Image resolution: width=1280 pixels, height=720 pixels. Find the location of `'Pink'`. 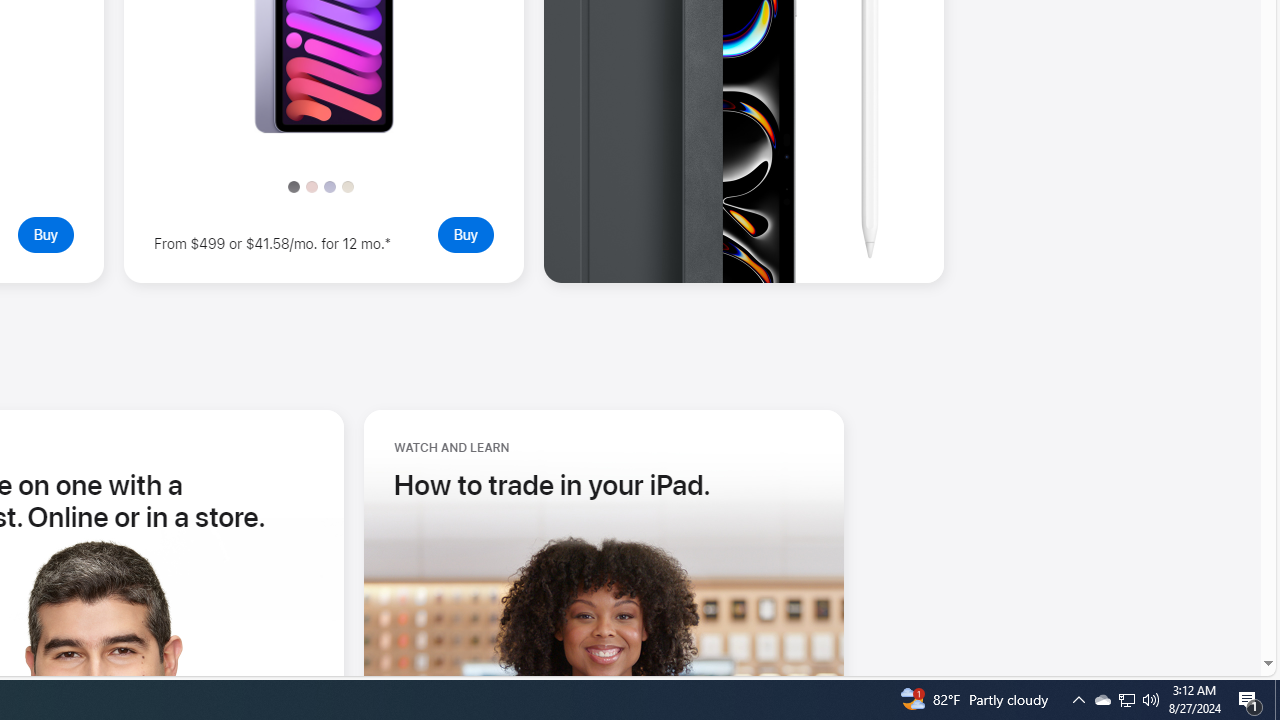

'Pink' is located at coordinates (310, 186).